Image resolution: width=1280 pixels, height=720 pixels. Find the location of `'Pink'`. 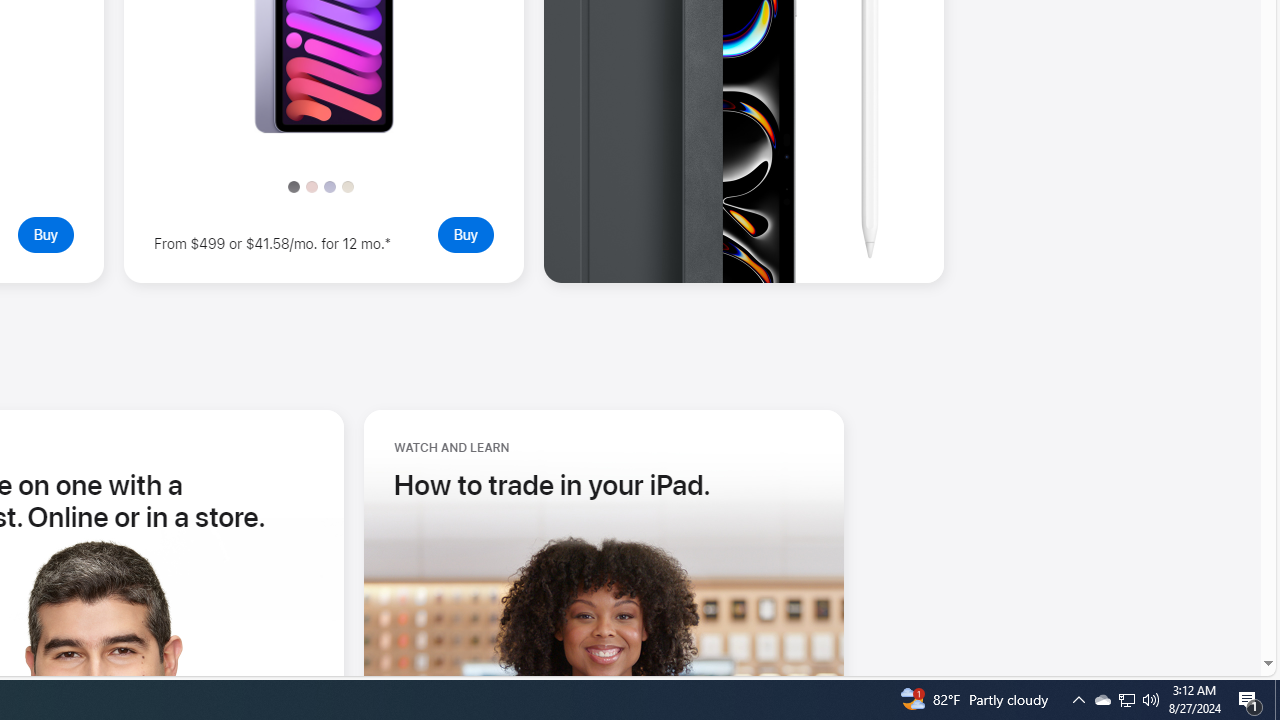

'Pink' is located at coordinates (310, 186).